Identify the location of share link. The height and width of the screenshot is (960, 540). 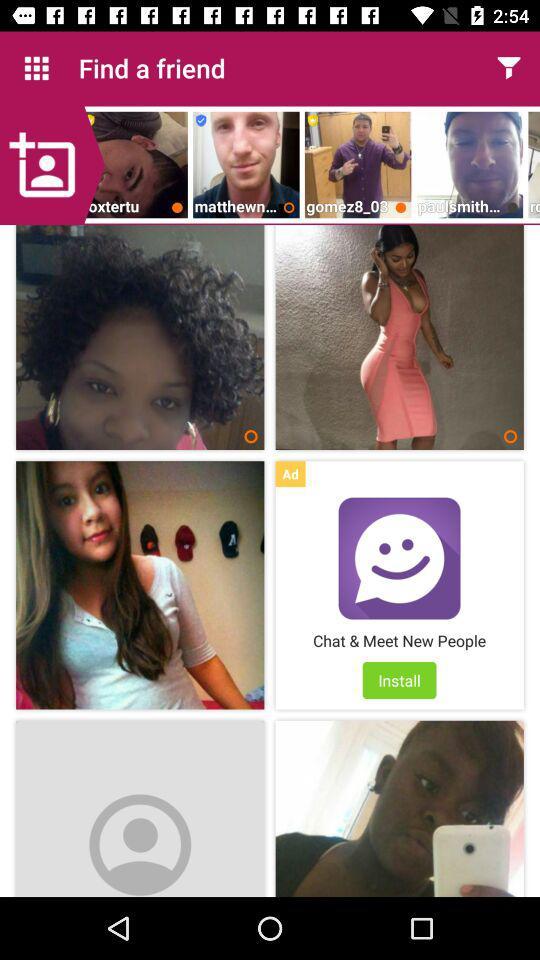
(508, 68).